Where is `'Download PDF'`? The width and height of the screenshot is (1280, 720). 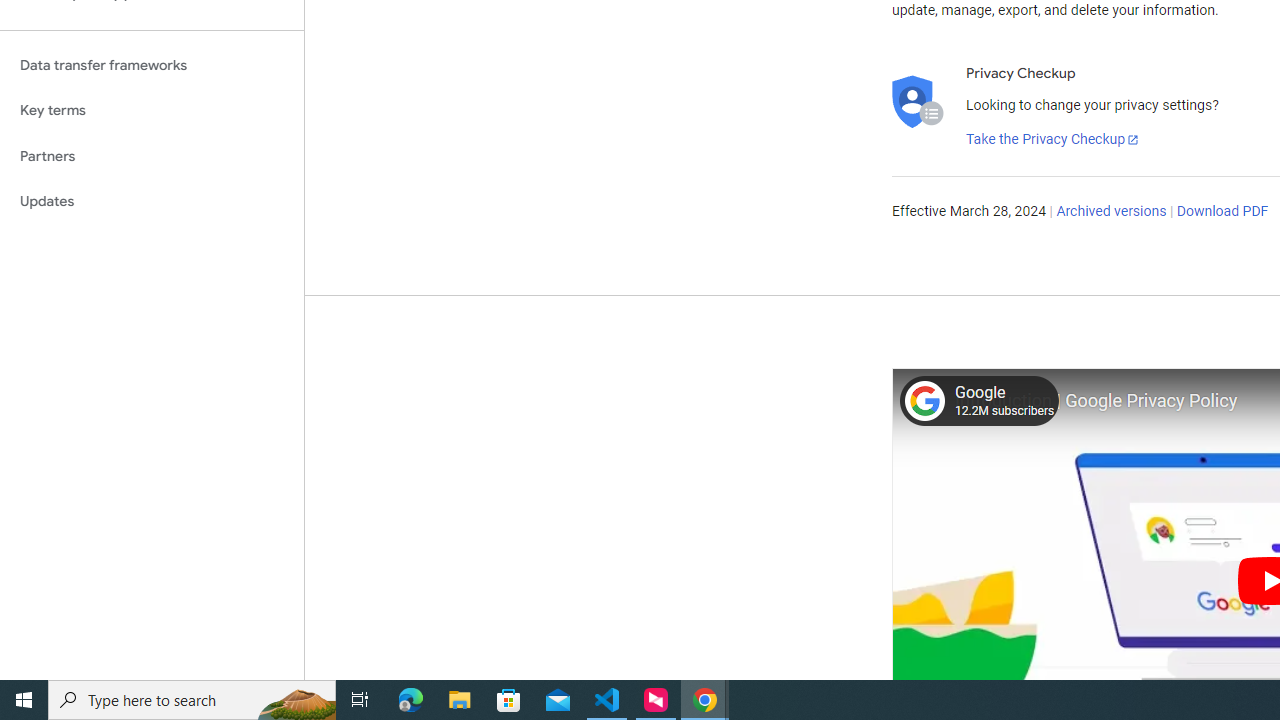
'Download PDF' is located at coordinates (1221, 212).